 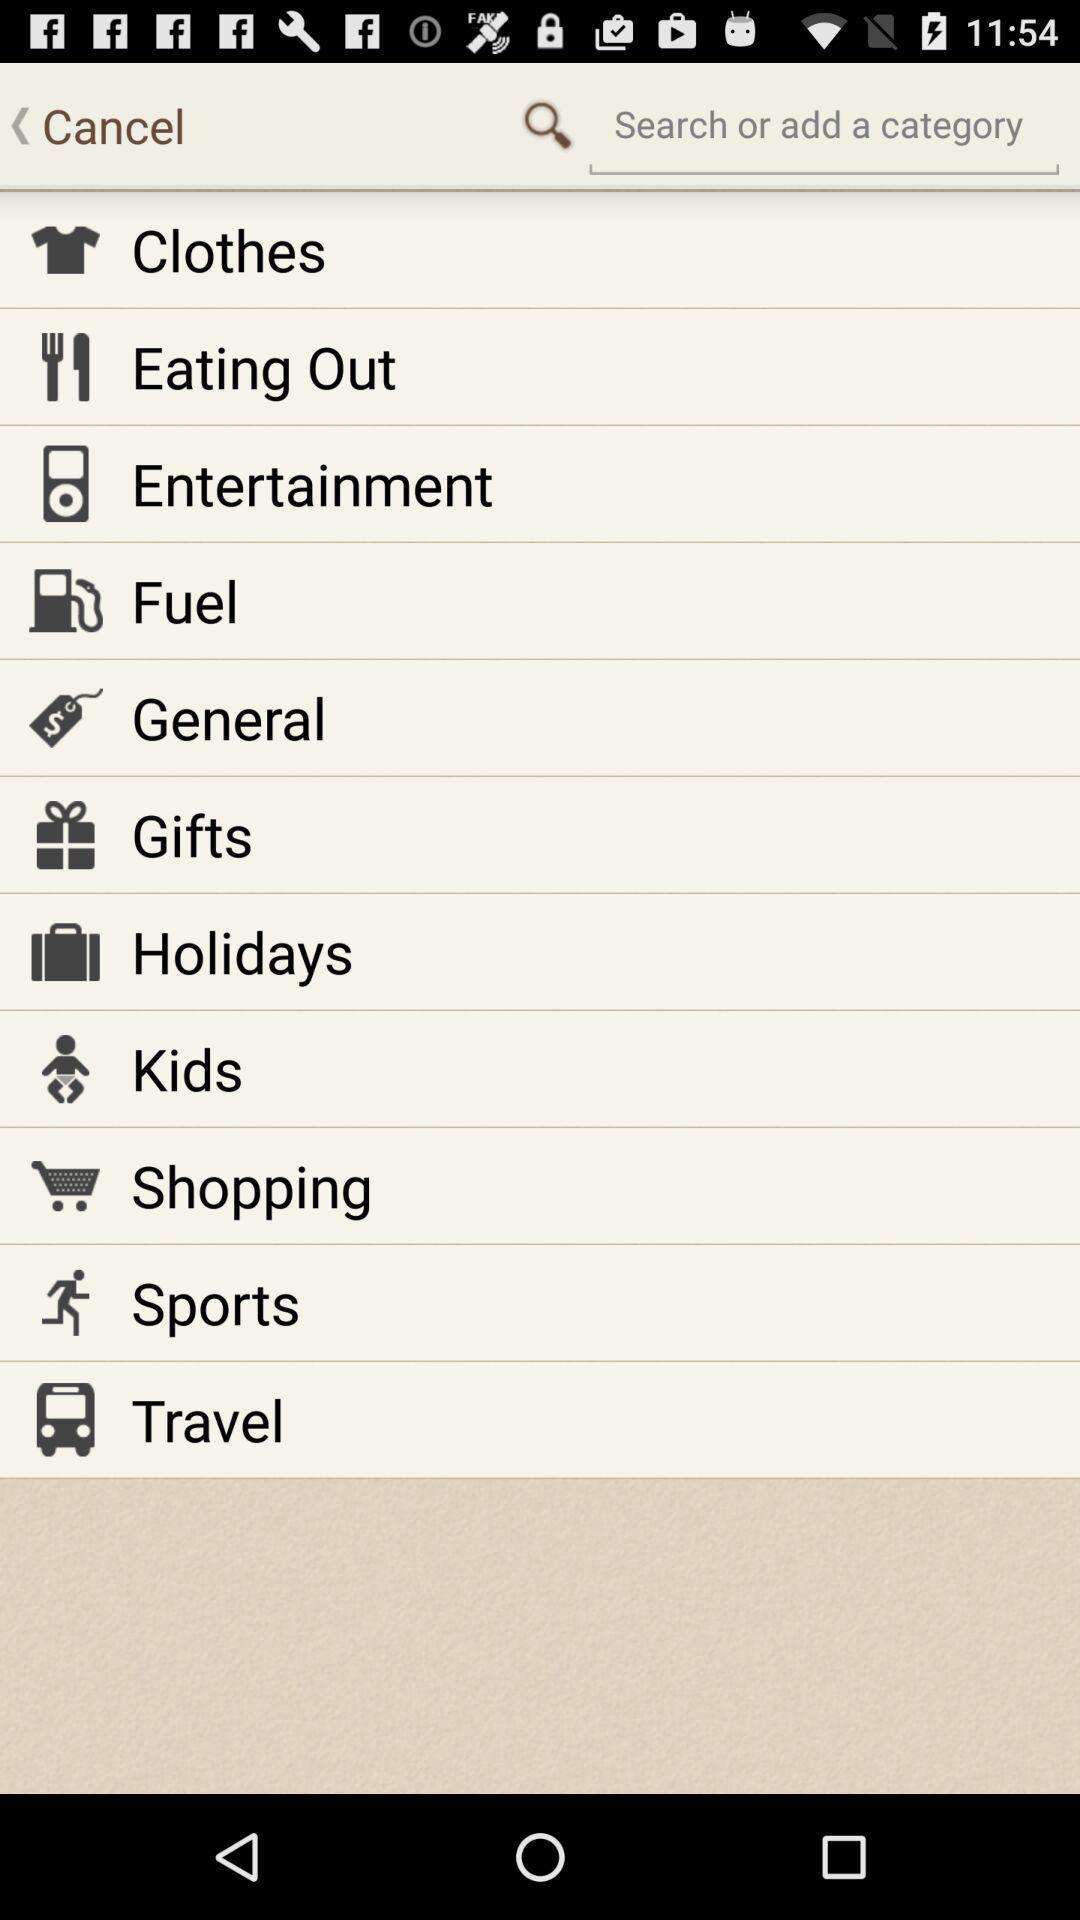 I want to click on the icon above the fuel item, so click(x=312, y=483).